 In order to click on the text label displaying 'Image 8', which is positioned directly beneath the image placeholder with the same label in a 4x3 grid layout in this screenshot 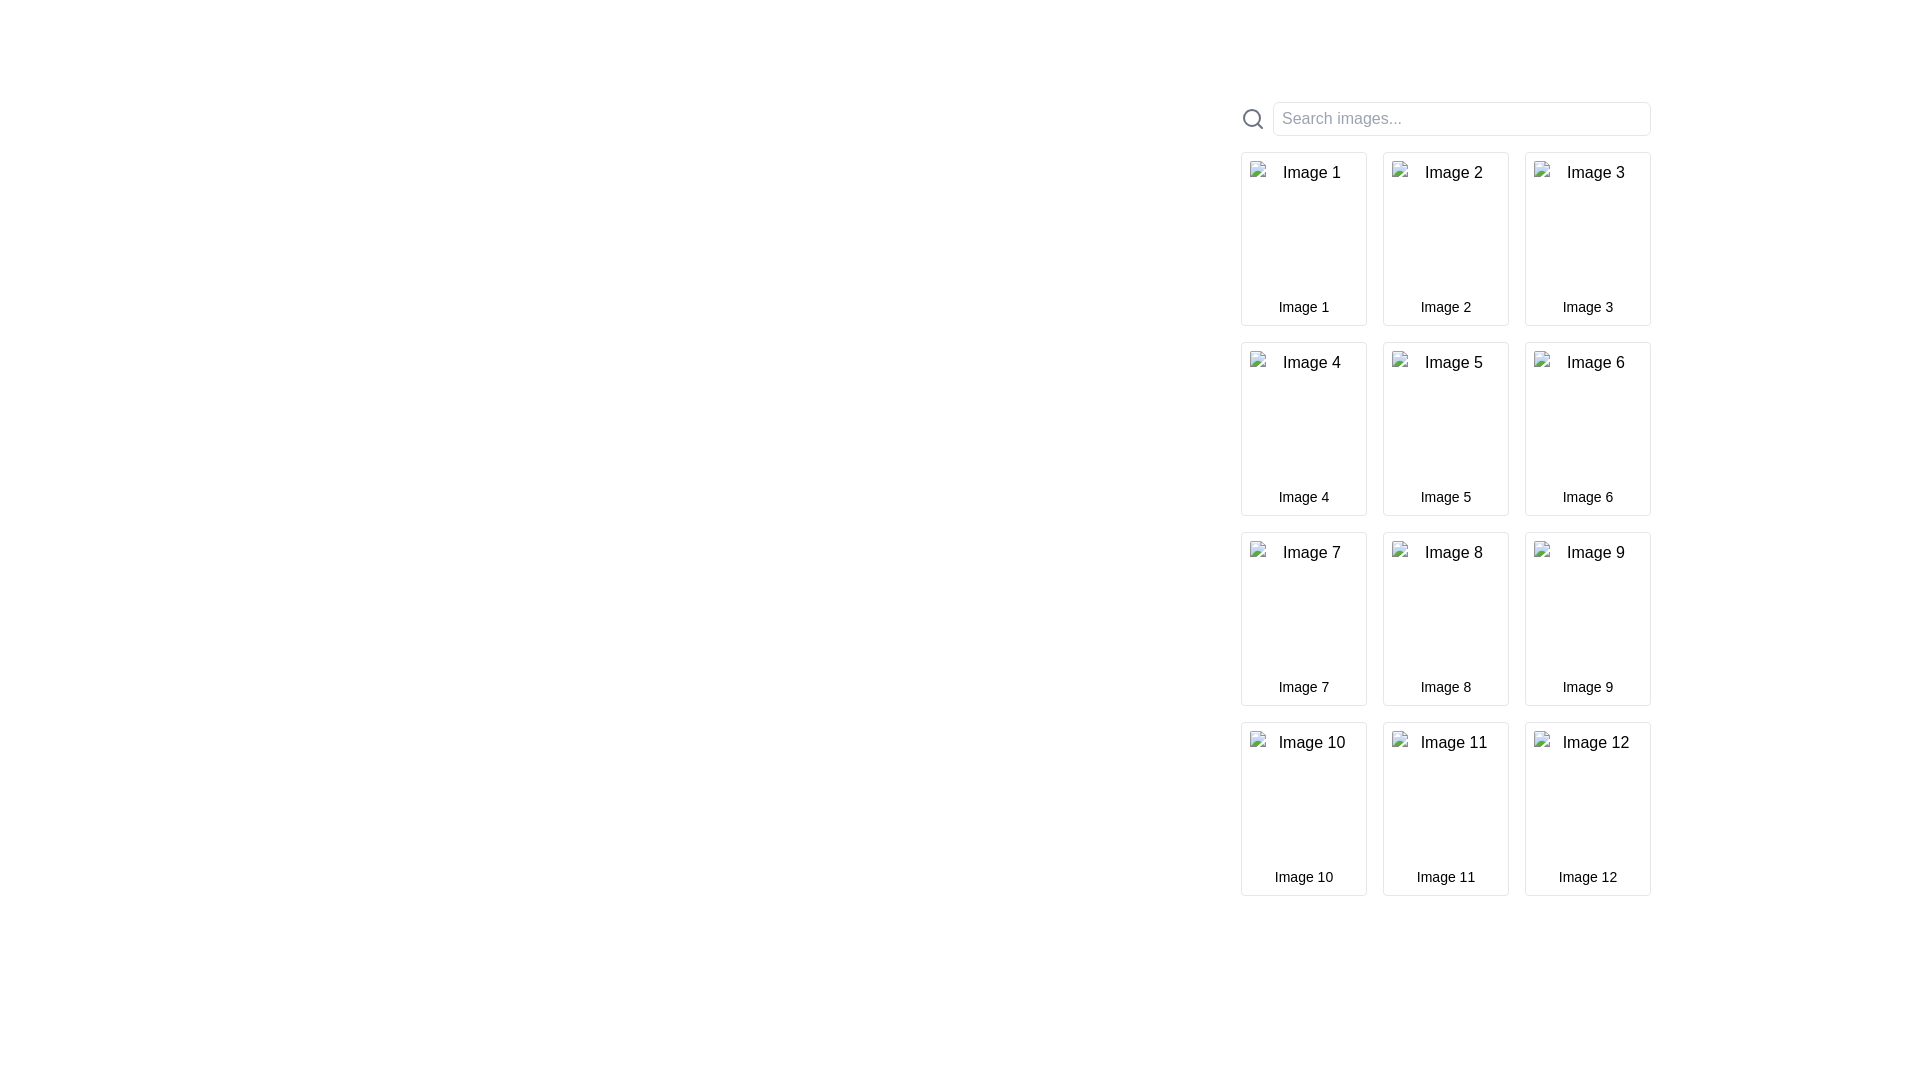, I will do `click(1445, 685)`.